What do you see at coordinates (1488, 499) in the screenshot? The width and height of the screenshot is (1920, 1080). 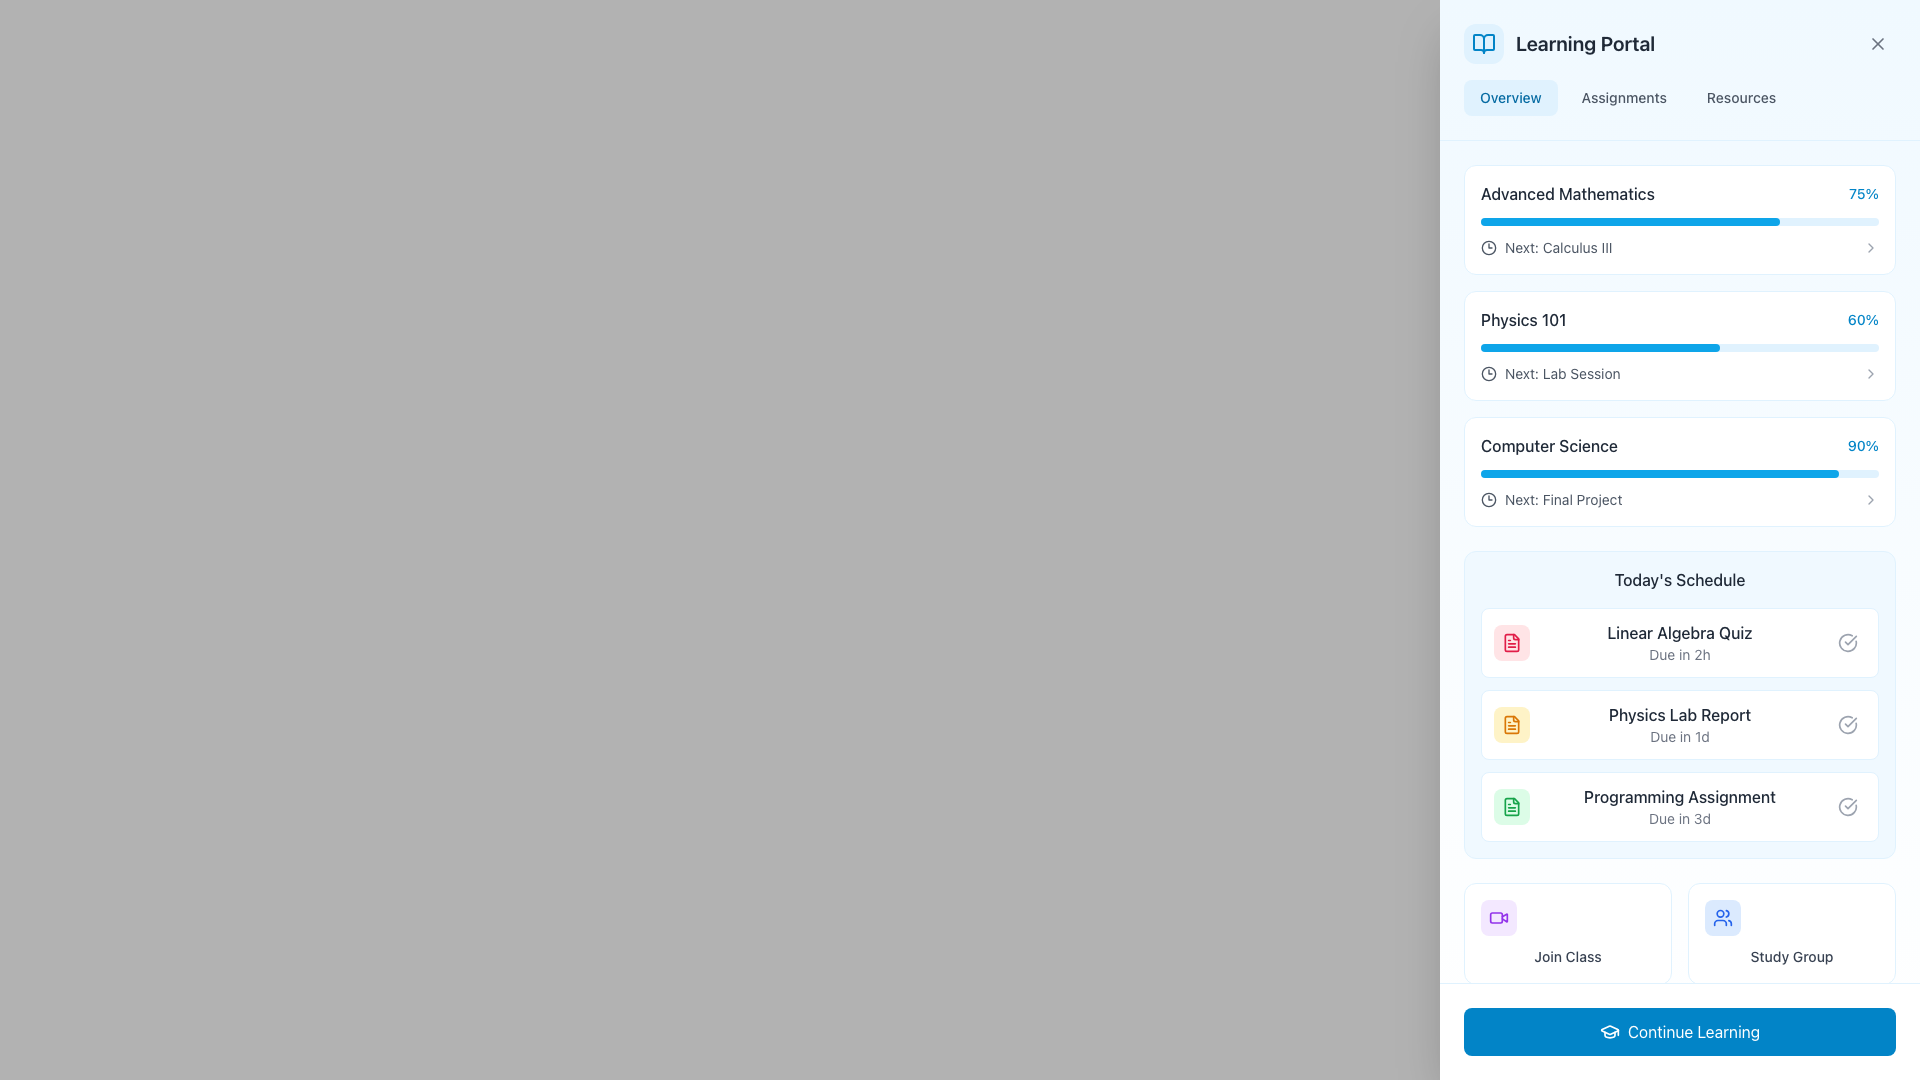 I see `the central circular component of the clock icon that is part of a course or item list` at bounding box center [1488, 499].